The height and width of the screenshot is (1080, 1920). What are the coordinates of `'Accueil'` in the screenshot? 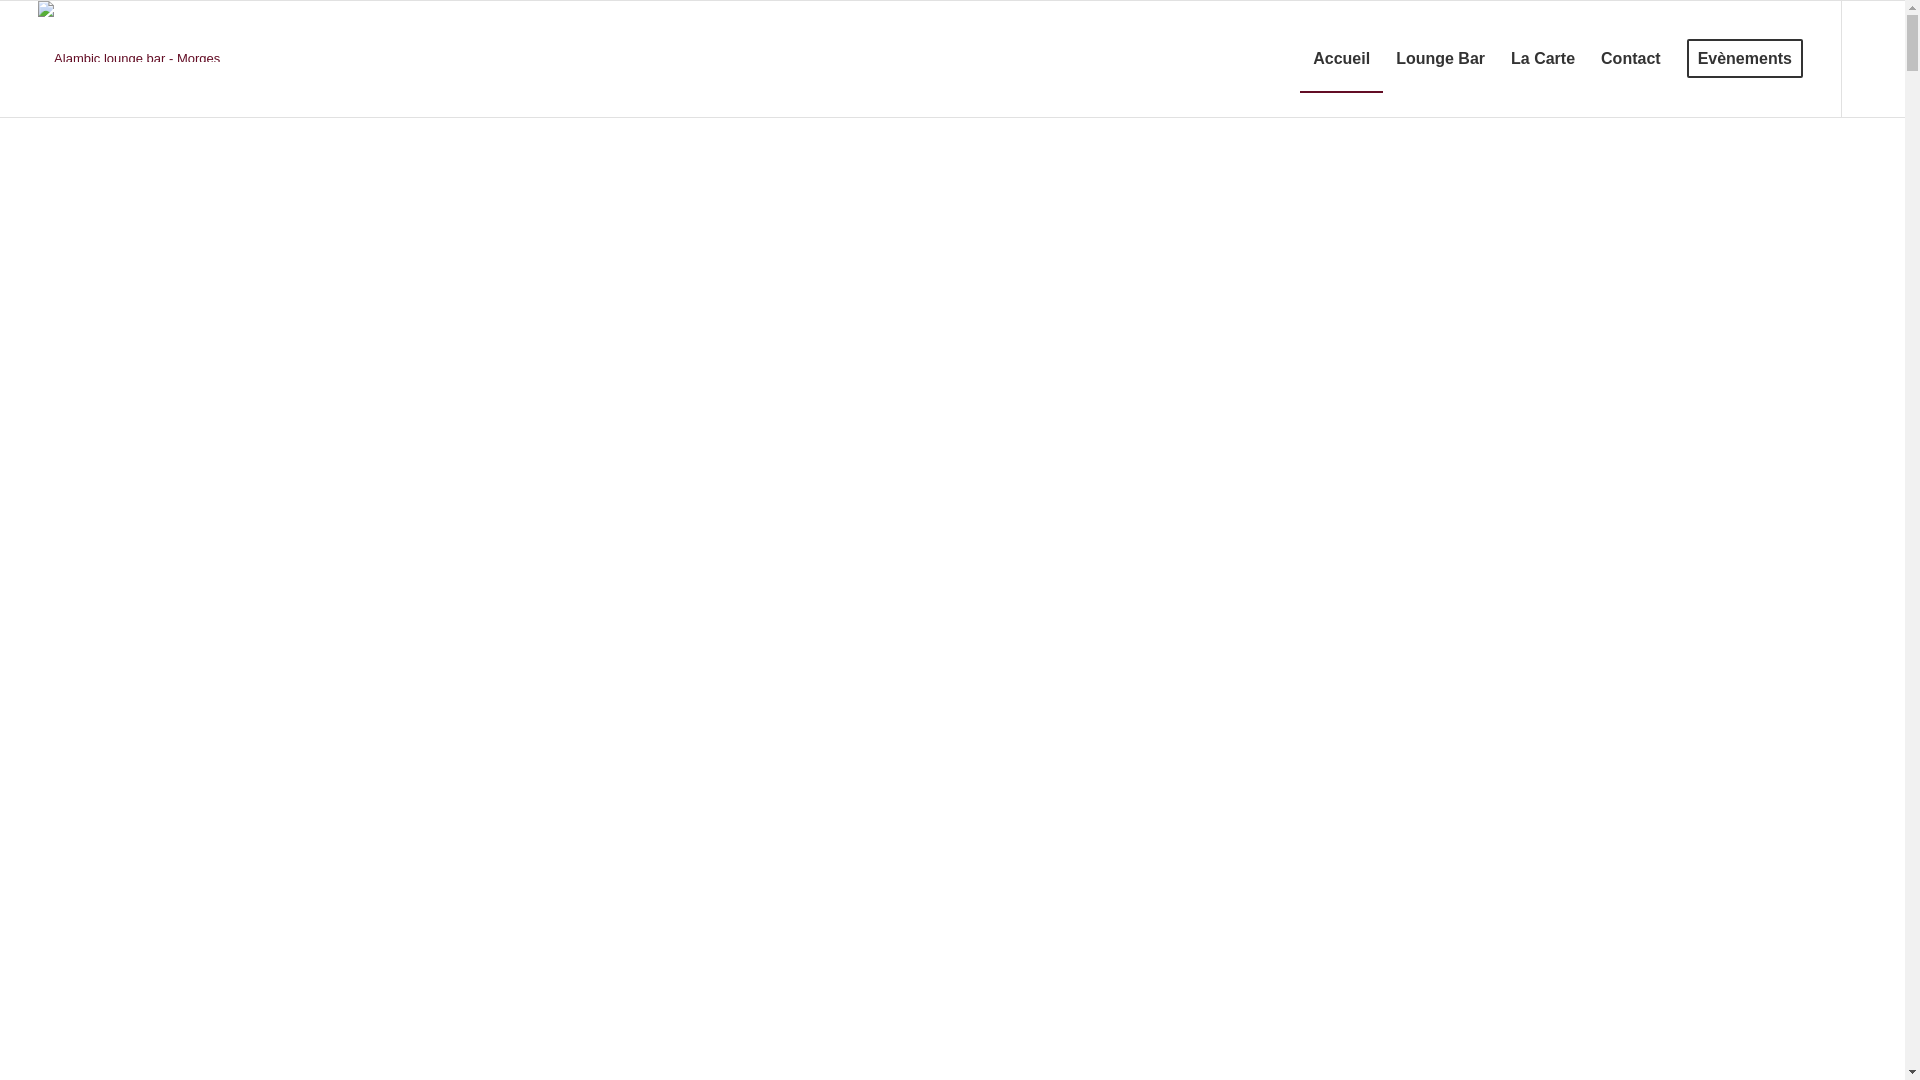 It's located at (1341, 57).